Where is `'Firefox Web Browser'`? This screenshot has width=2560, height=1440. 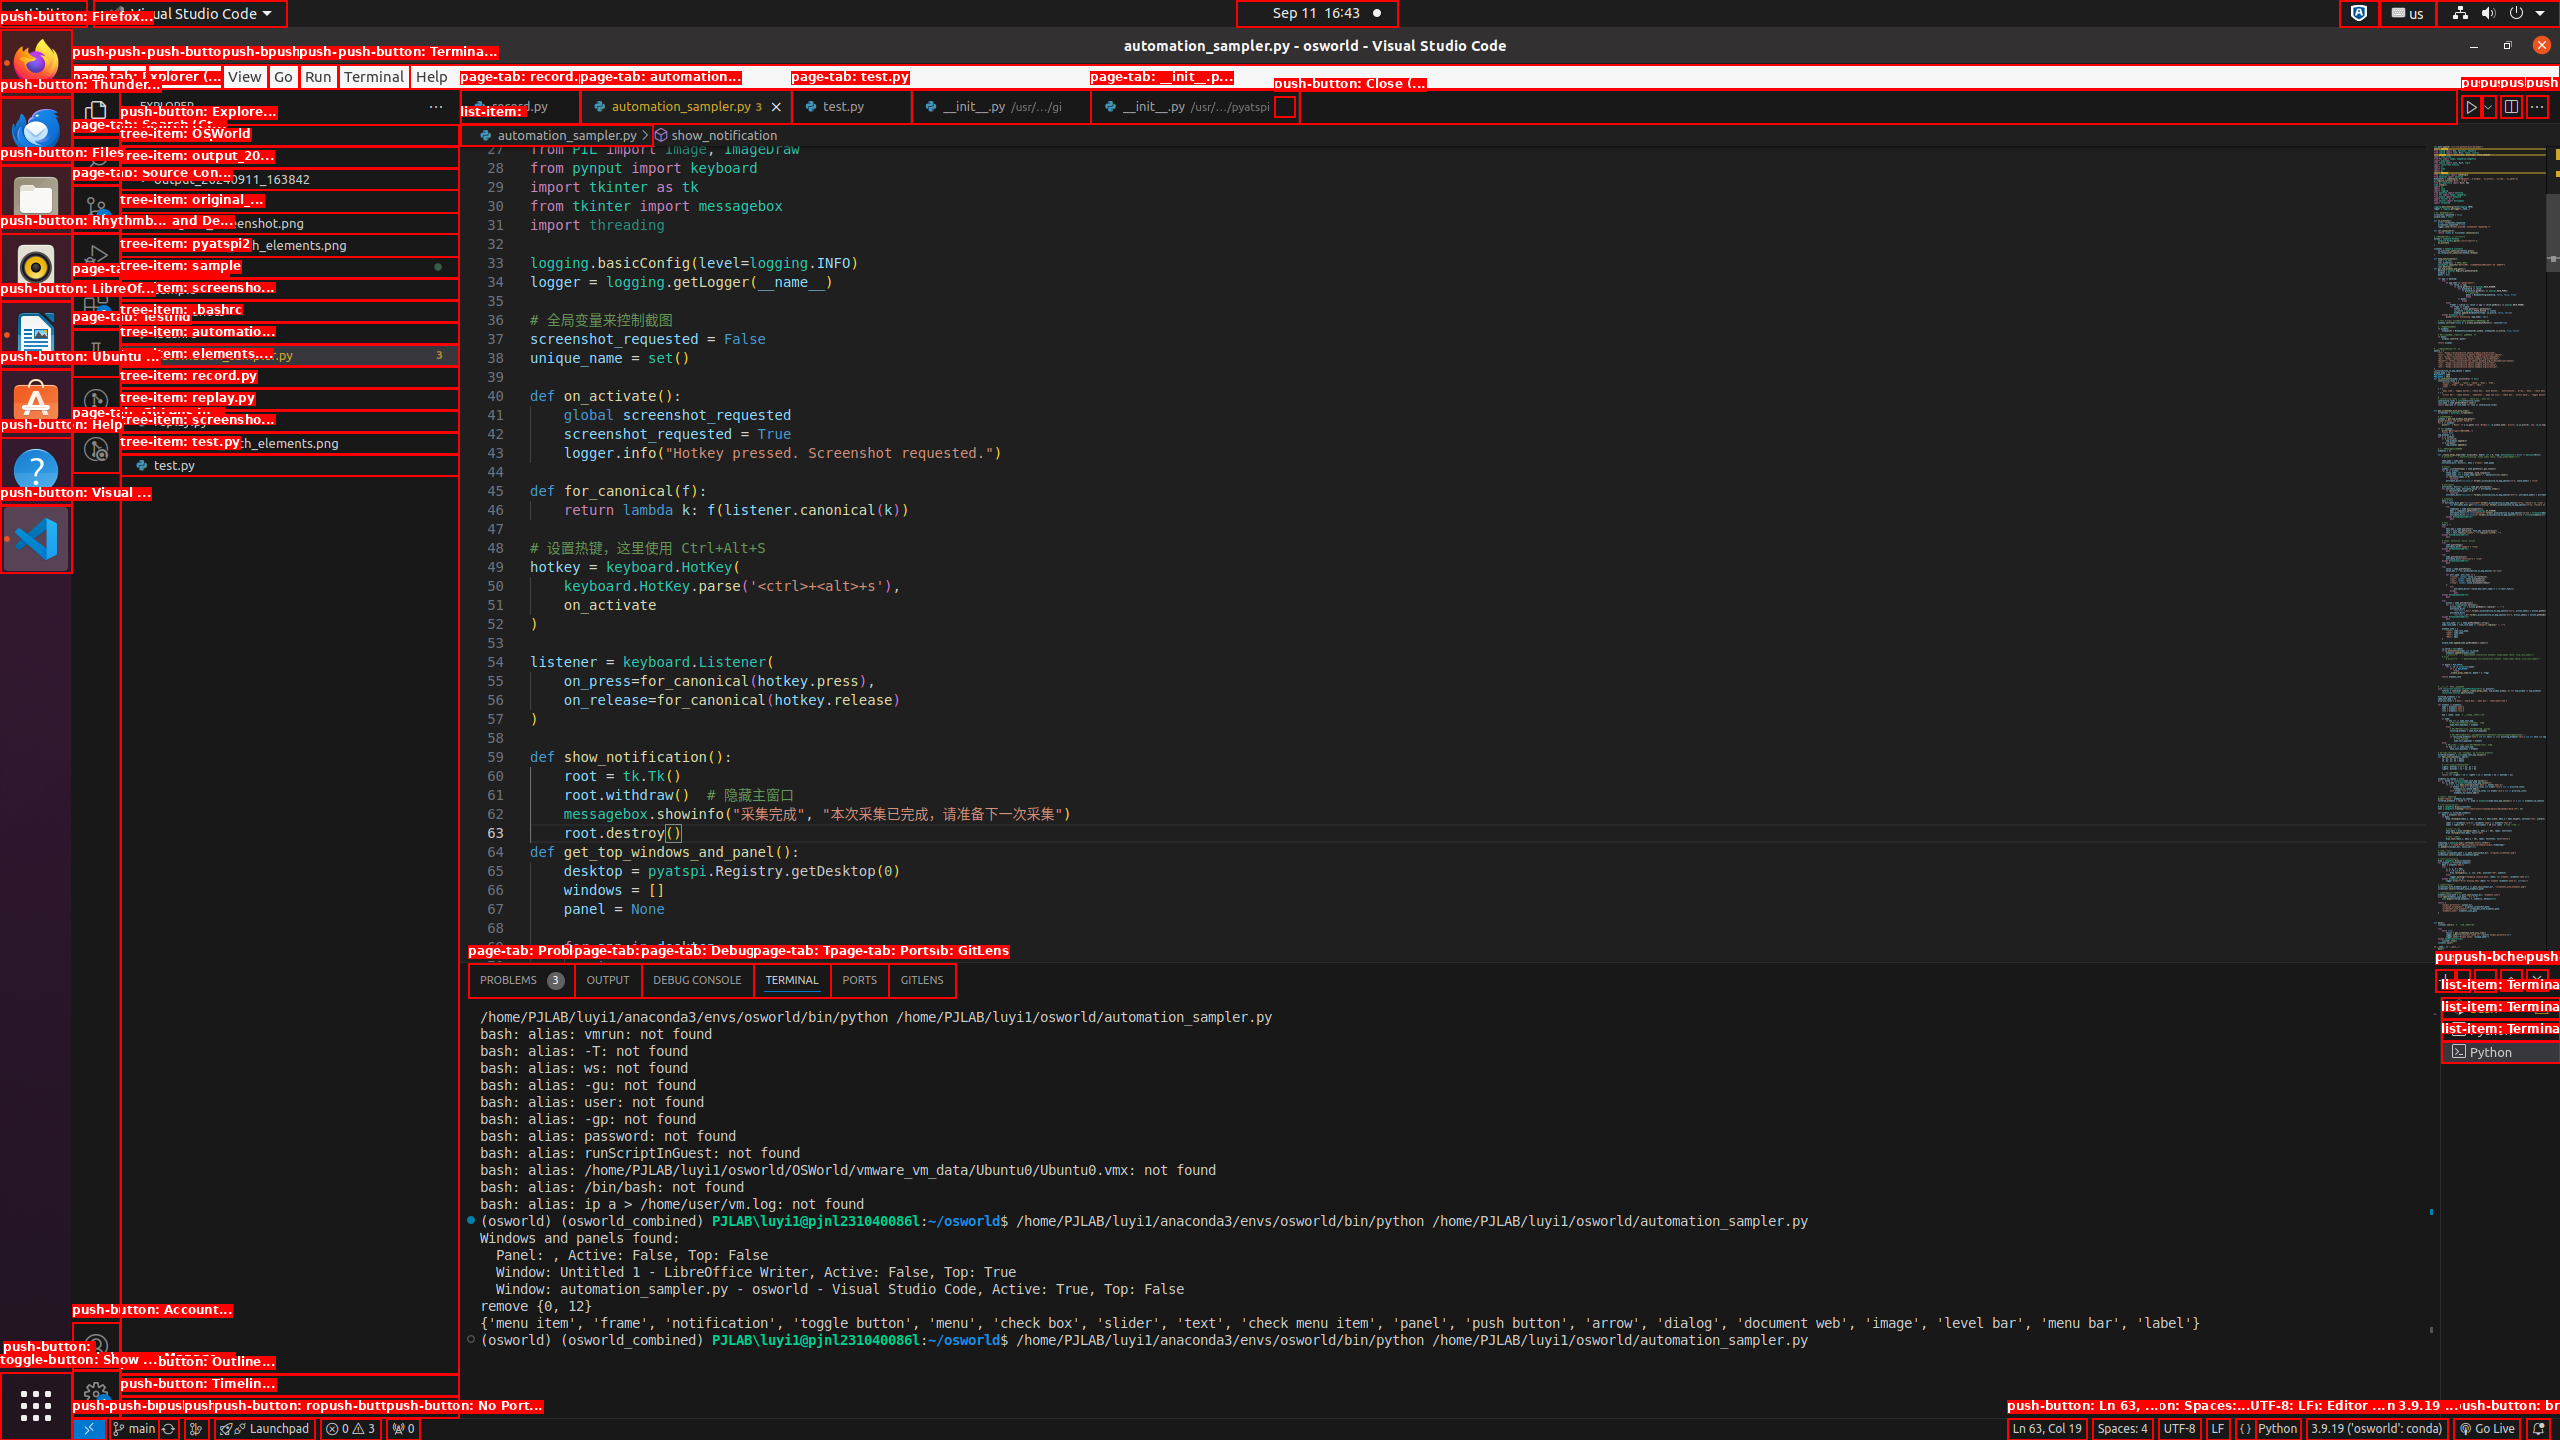
'Firefox Web Browser' is located at coordinates (36, 61).